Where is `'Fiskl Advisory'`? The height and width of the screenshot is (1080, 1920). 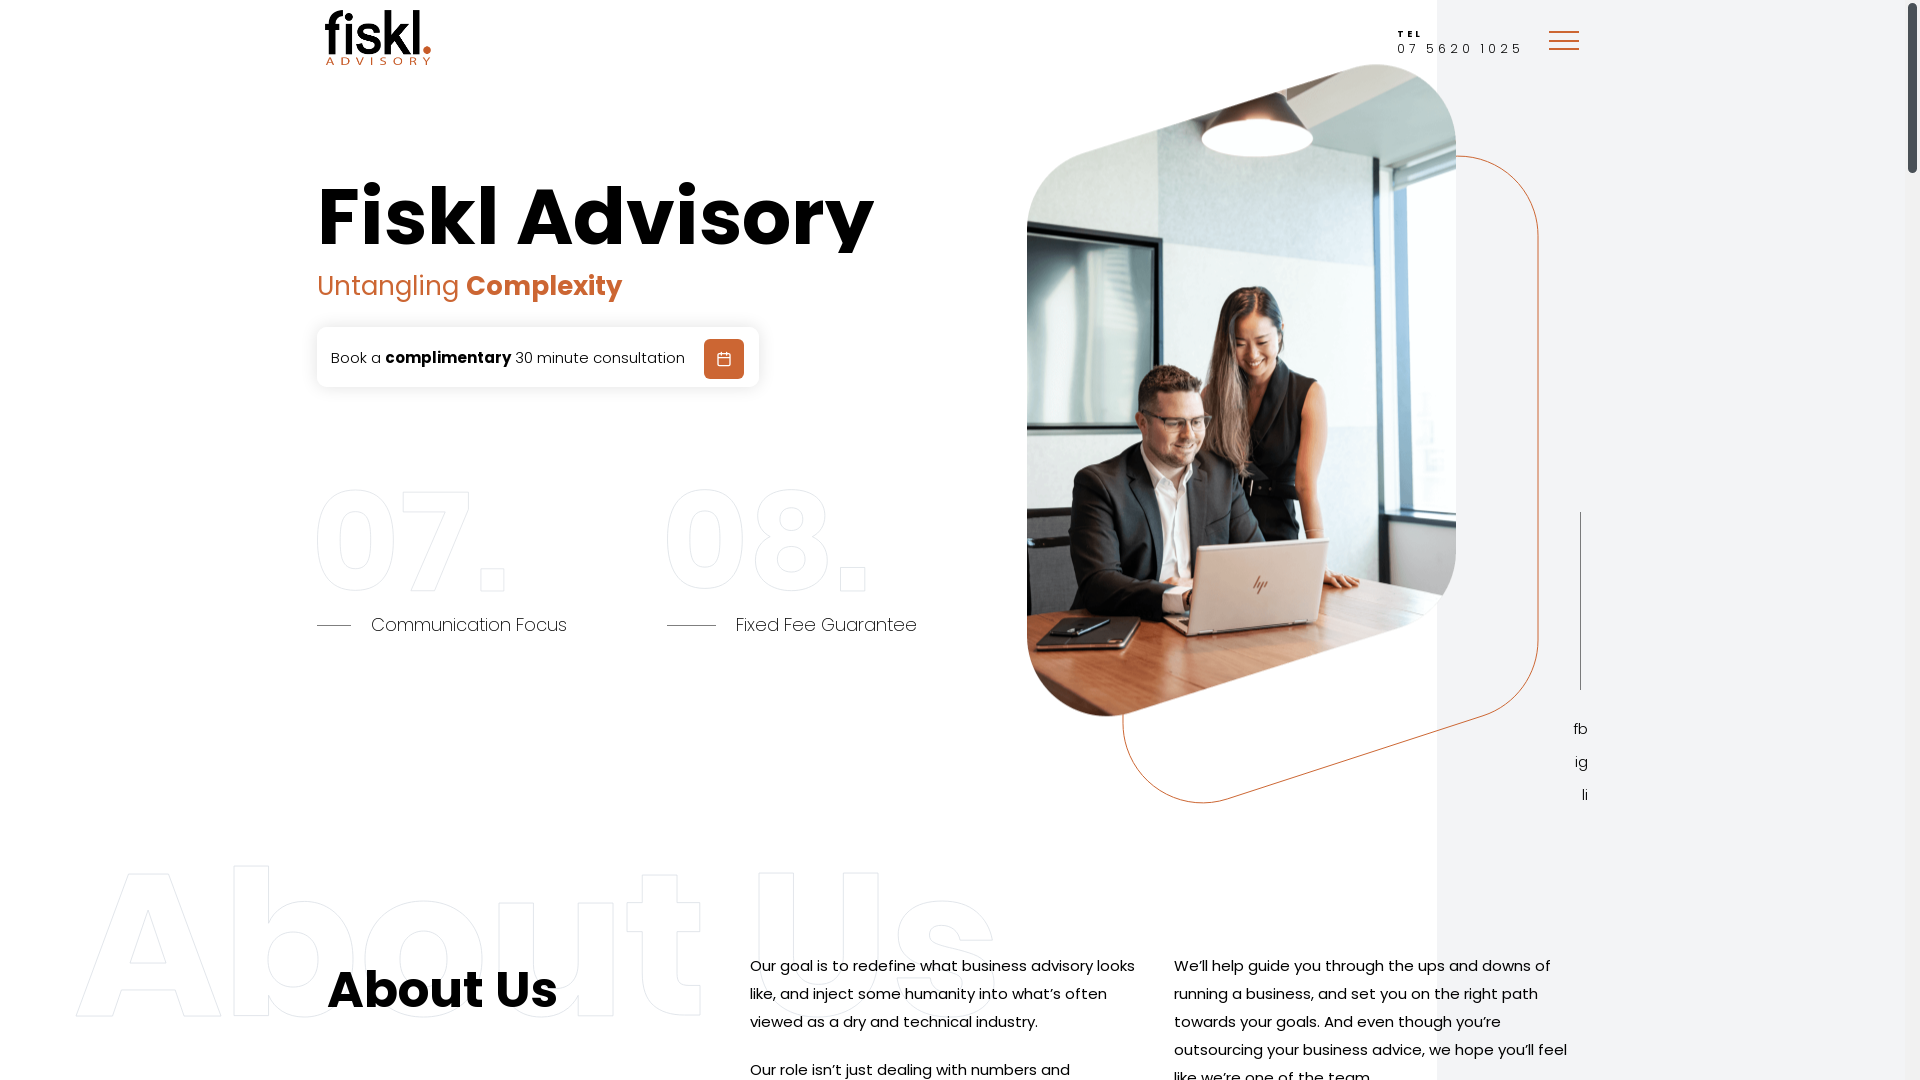 'Fiskl Advisory' is located at coordinates (377, 61).